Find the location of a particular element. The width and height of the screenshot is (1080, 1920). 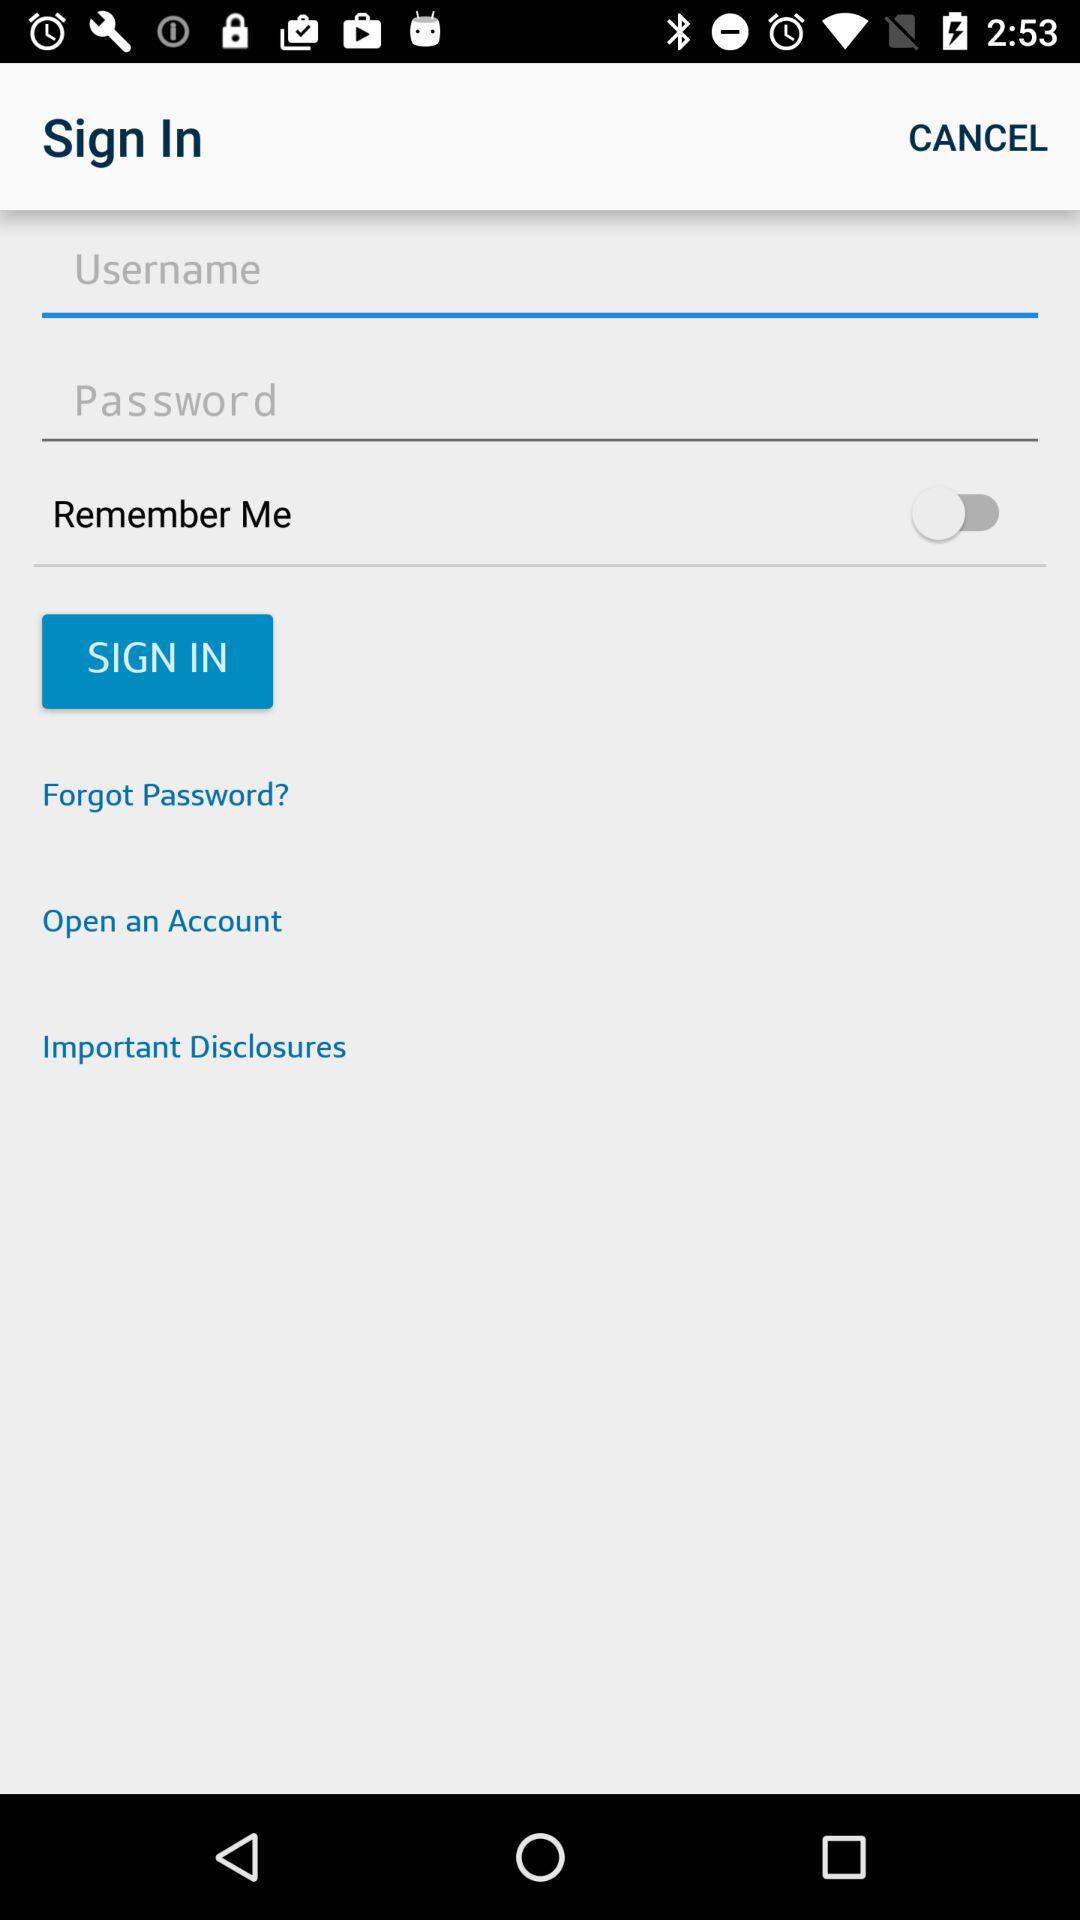

important disclosures app is located at coordinates (540, 1049).